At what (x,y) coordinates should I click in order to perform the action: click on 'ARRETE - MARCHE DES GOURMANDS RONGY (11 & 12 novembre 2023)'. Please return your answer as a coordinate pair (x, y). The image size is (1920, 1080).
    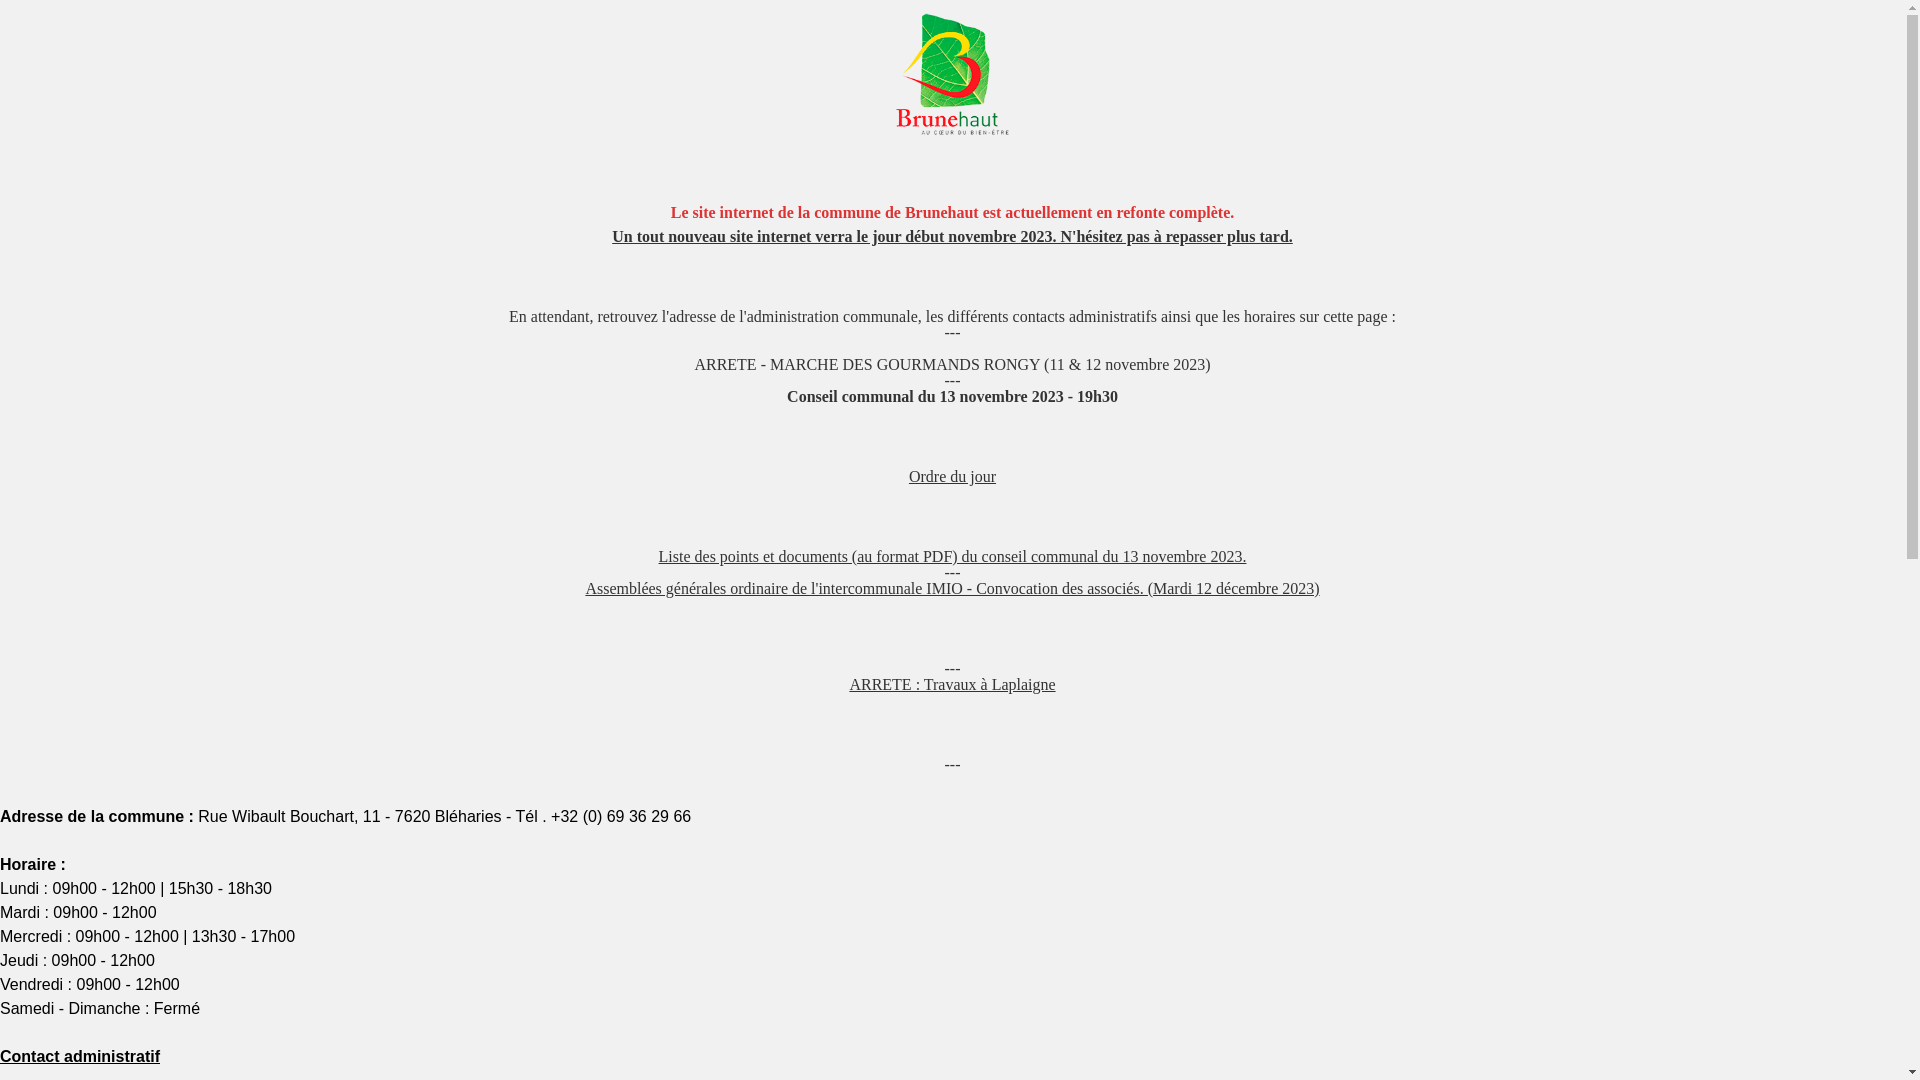
    Looking at the image, I should click on (950, 364).